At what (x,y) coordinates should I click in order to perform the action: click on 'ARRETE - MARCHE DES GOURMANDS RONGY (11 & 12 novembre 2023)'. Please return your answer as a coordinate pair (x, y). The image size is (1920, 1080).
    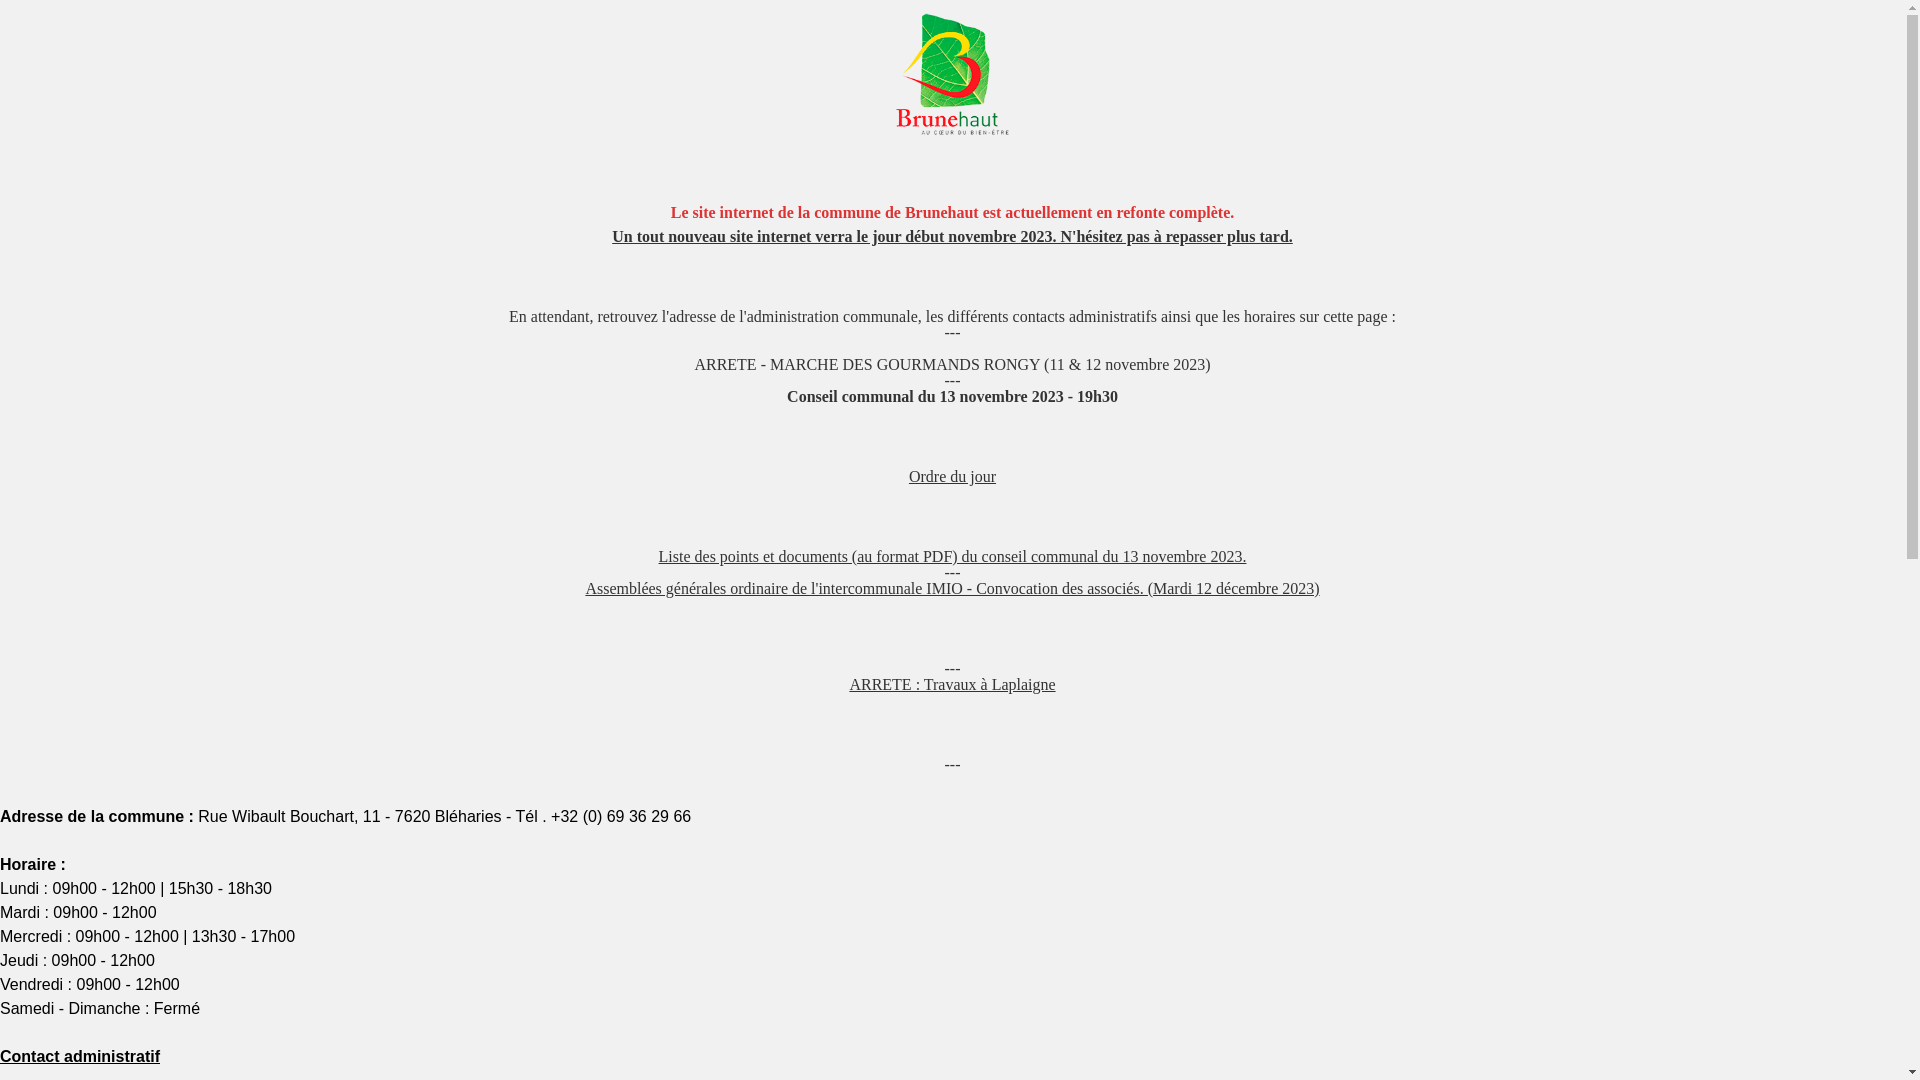
    Looking at the image, I should click on (950, 364).